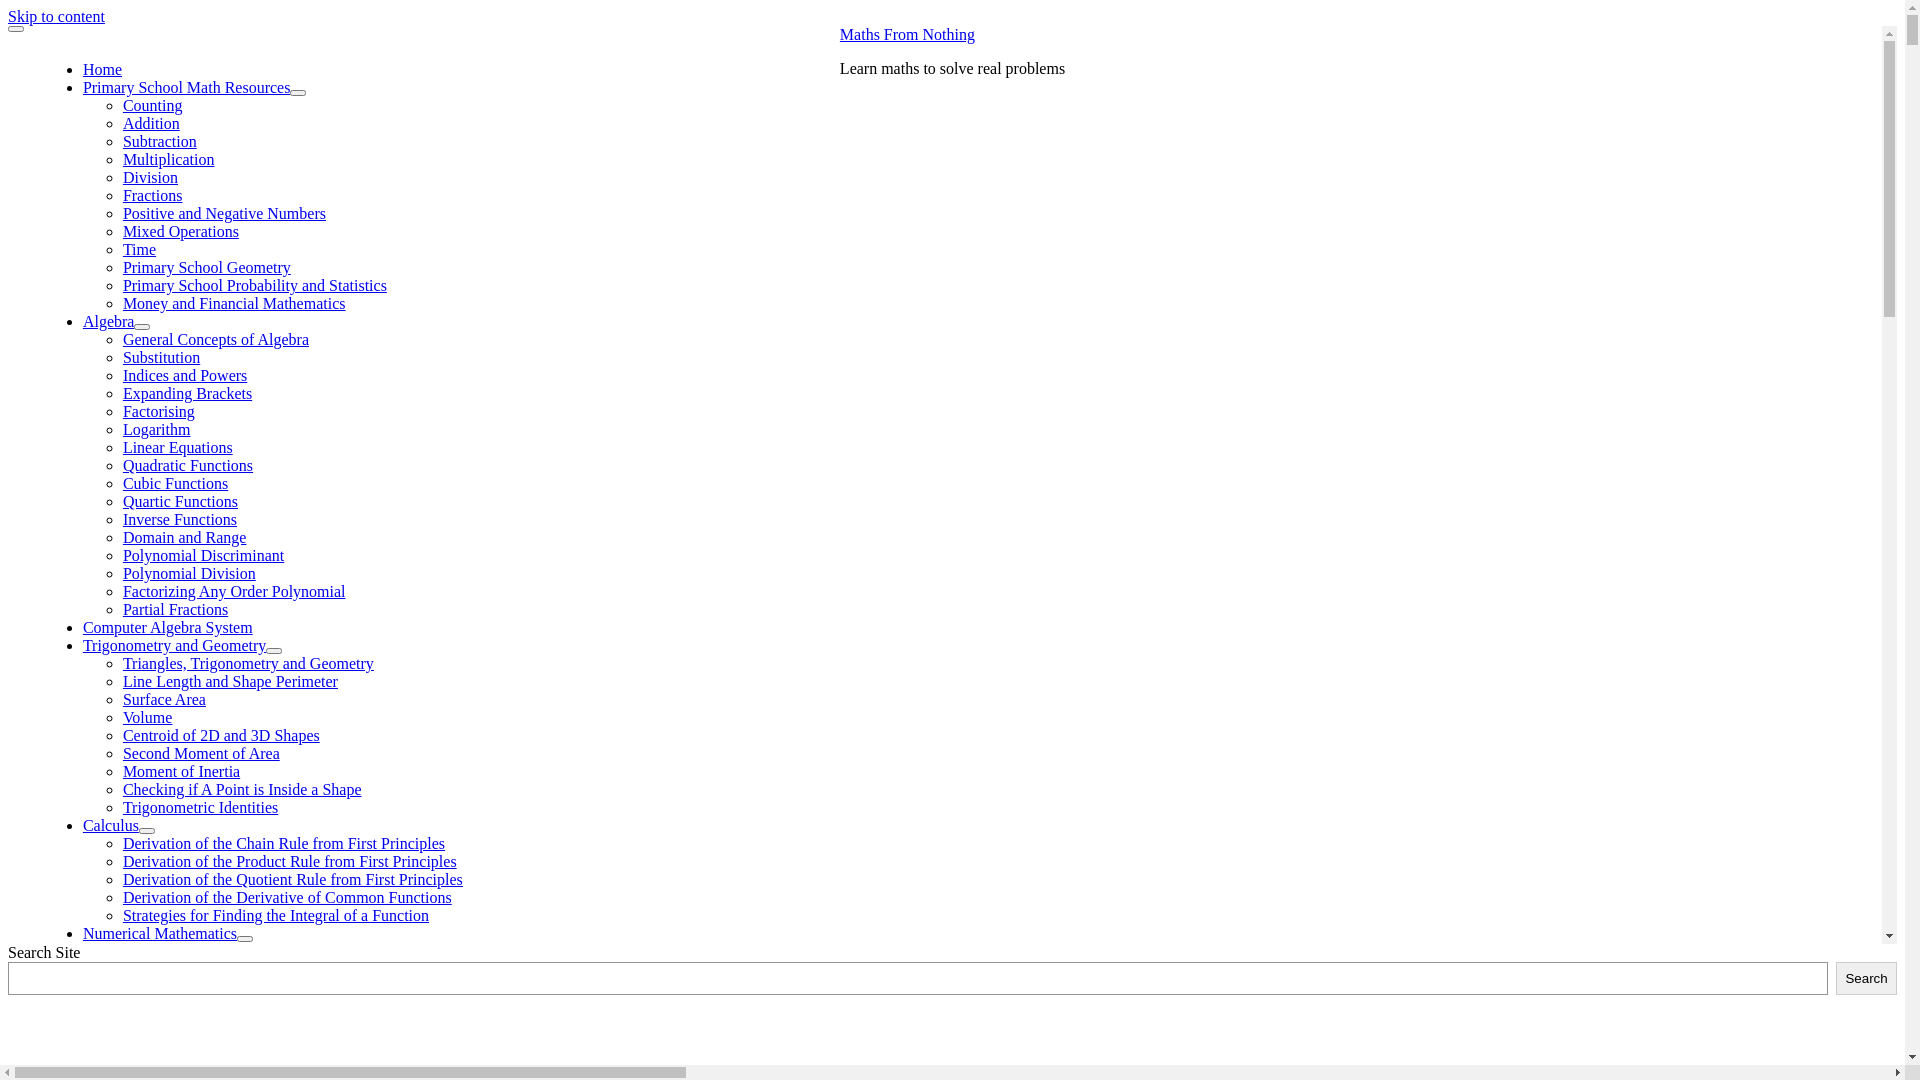  What do you see at coordinates (203, 555) in the screenshot?
I see `'Polynomial Discriminant'` at bounding box center [203, 555].